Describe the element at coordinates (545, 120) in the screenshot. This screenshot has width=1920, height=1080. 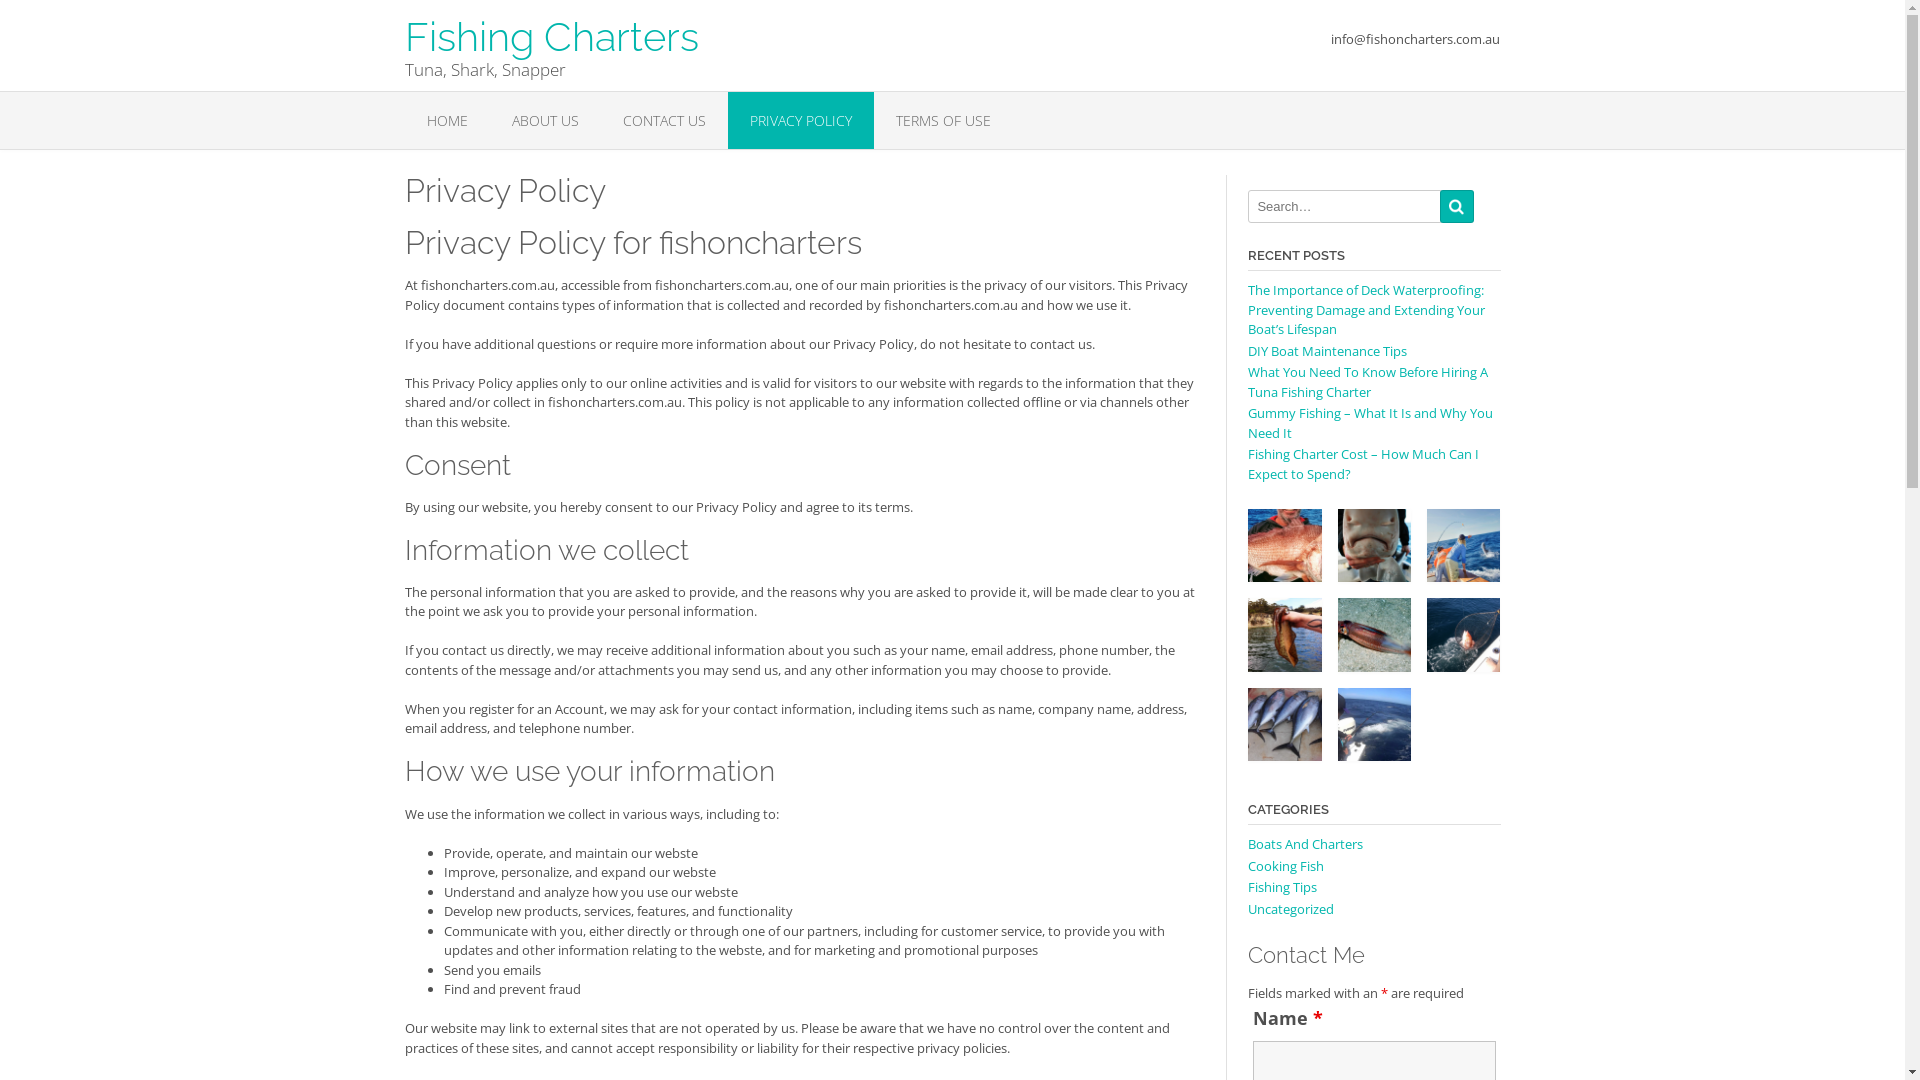
I see `'ABOUT US'` at that location.